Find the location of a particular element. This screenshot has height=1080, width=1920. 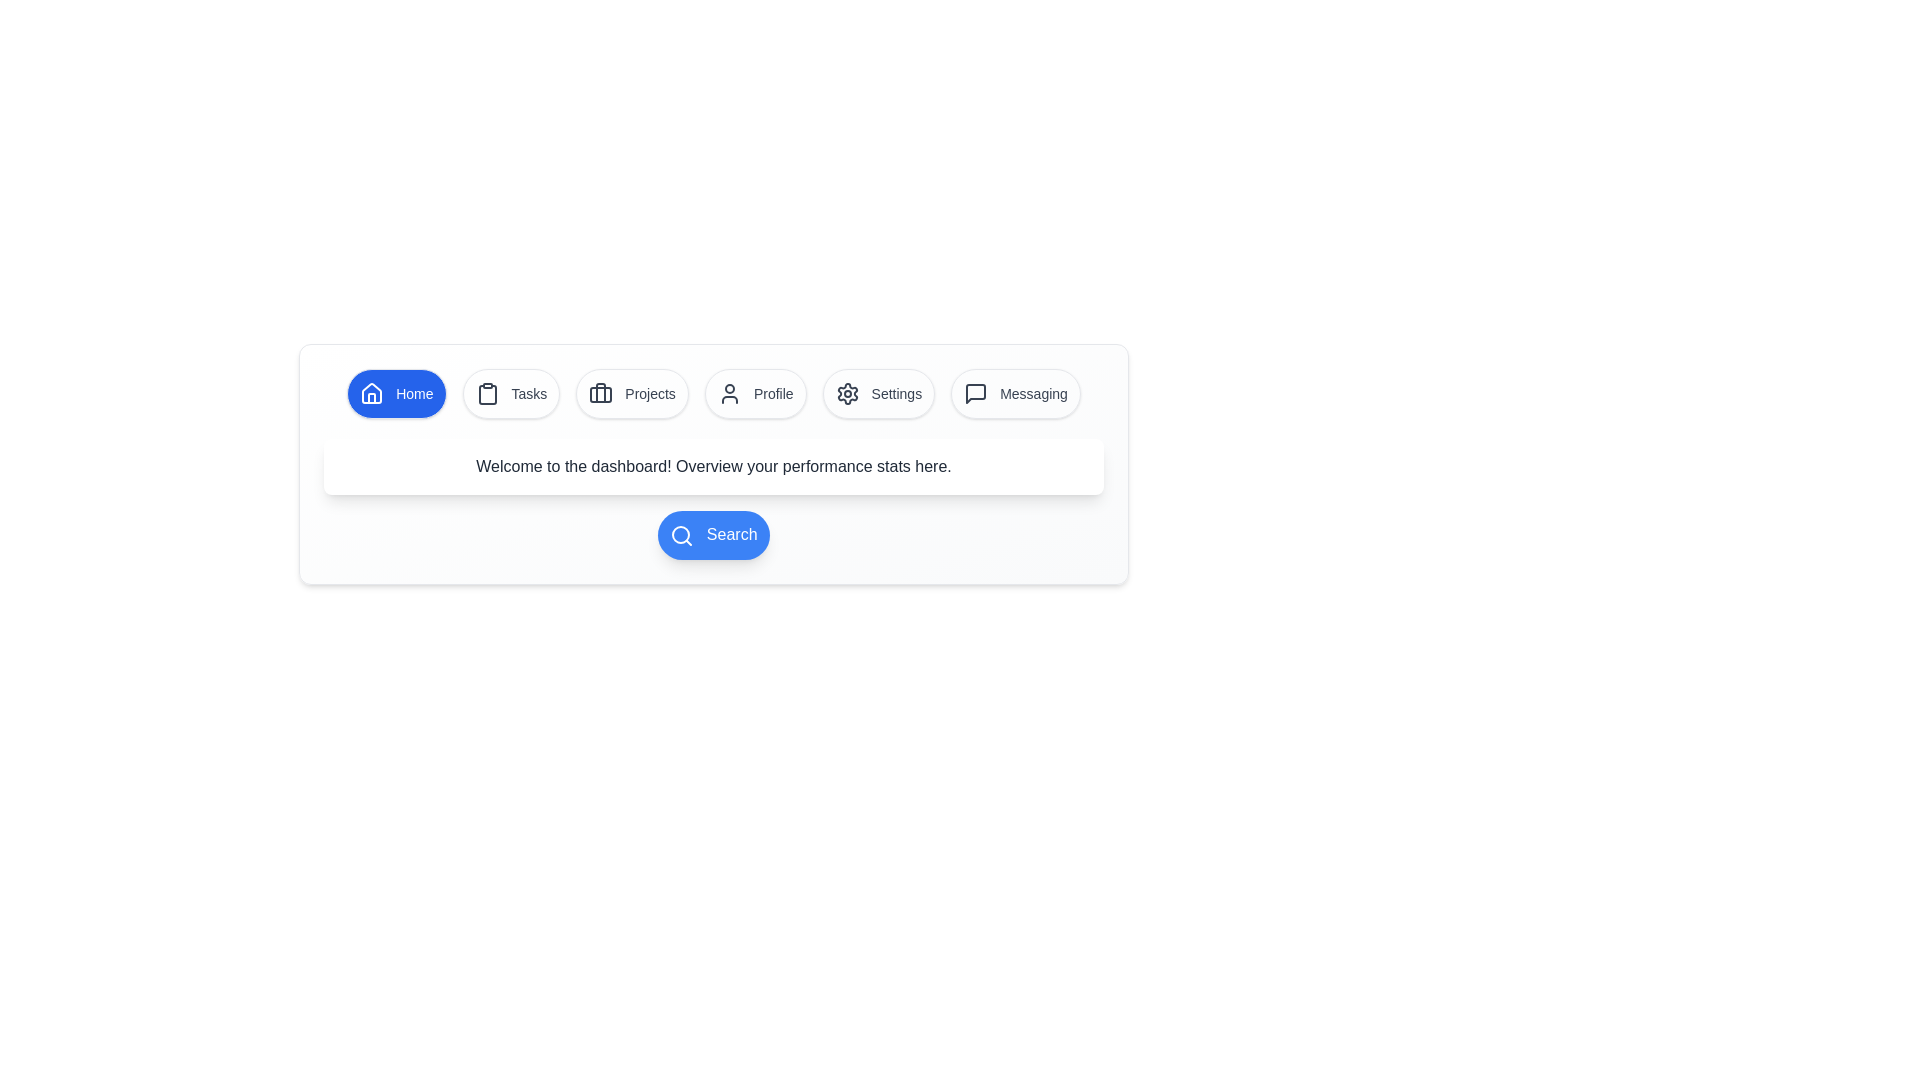

the Text Label that serves as a title for the messaging feature located at the center-right of the main navigation menu, accompanied by a chat bubble icon is located at coordinates (1033, 393).